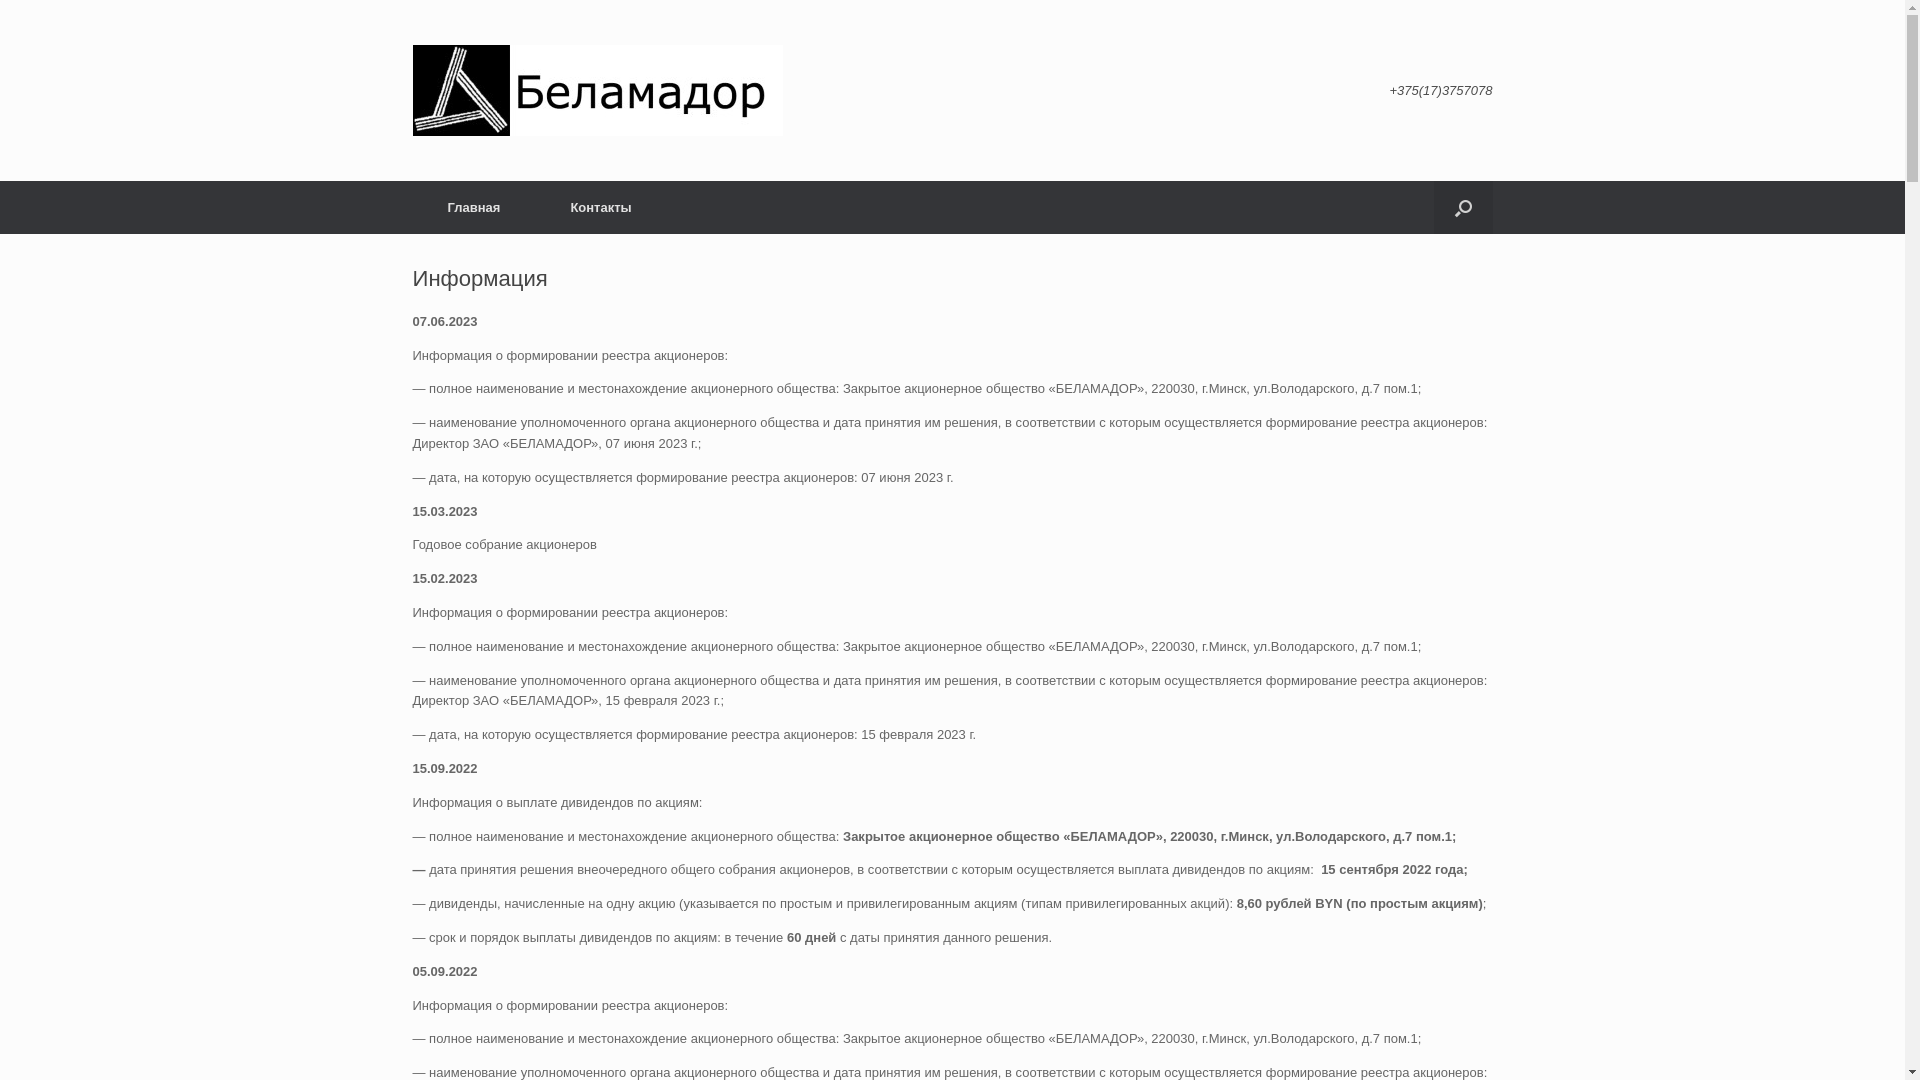  I want to click on 'Belamador', so click(595, 90).